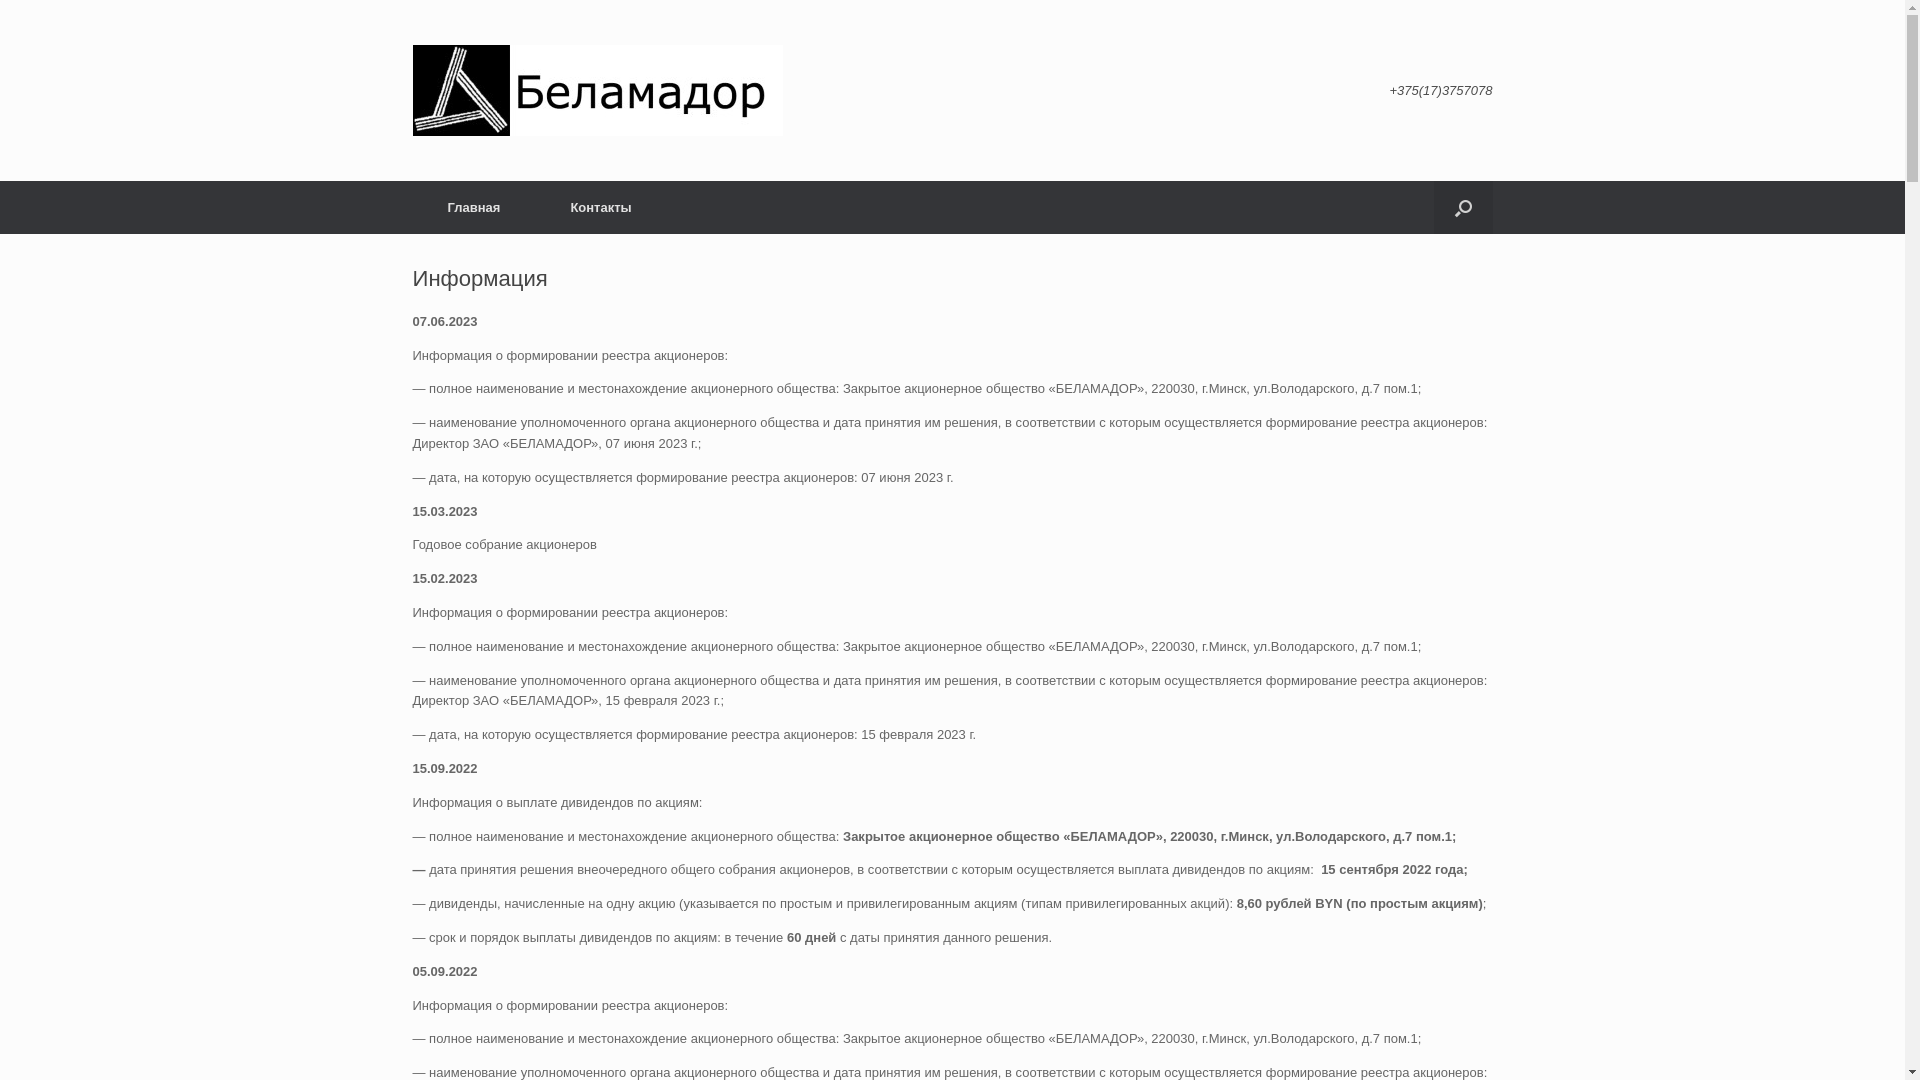  I want to click on 'Belamador', so click(595, 90).